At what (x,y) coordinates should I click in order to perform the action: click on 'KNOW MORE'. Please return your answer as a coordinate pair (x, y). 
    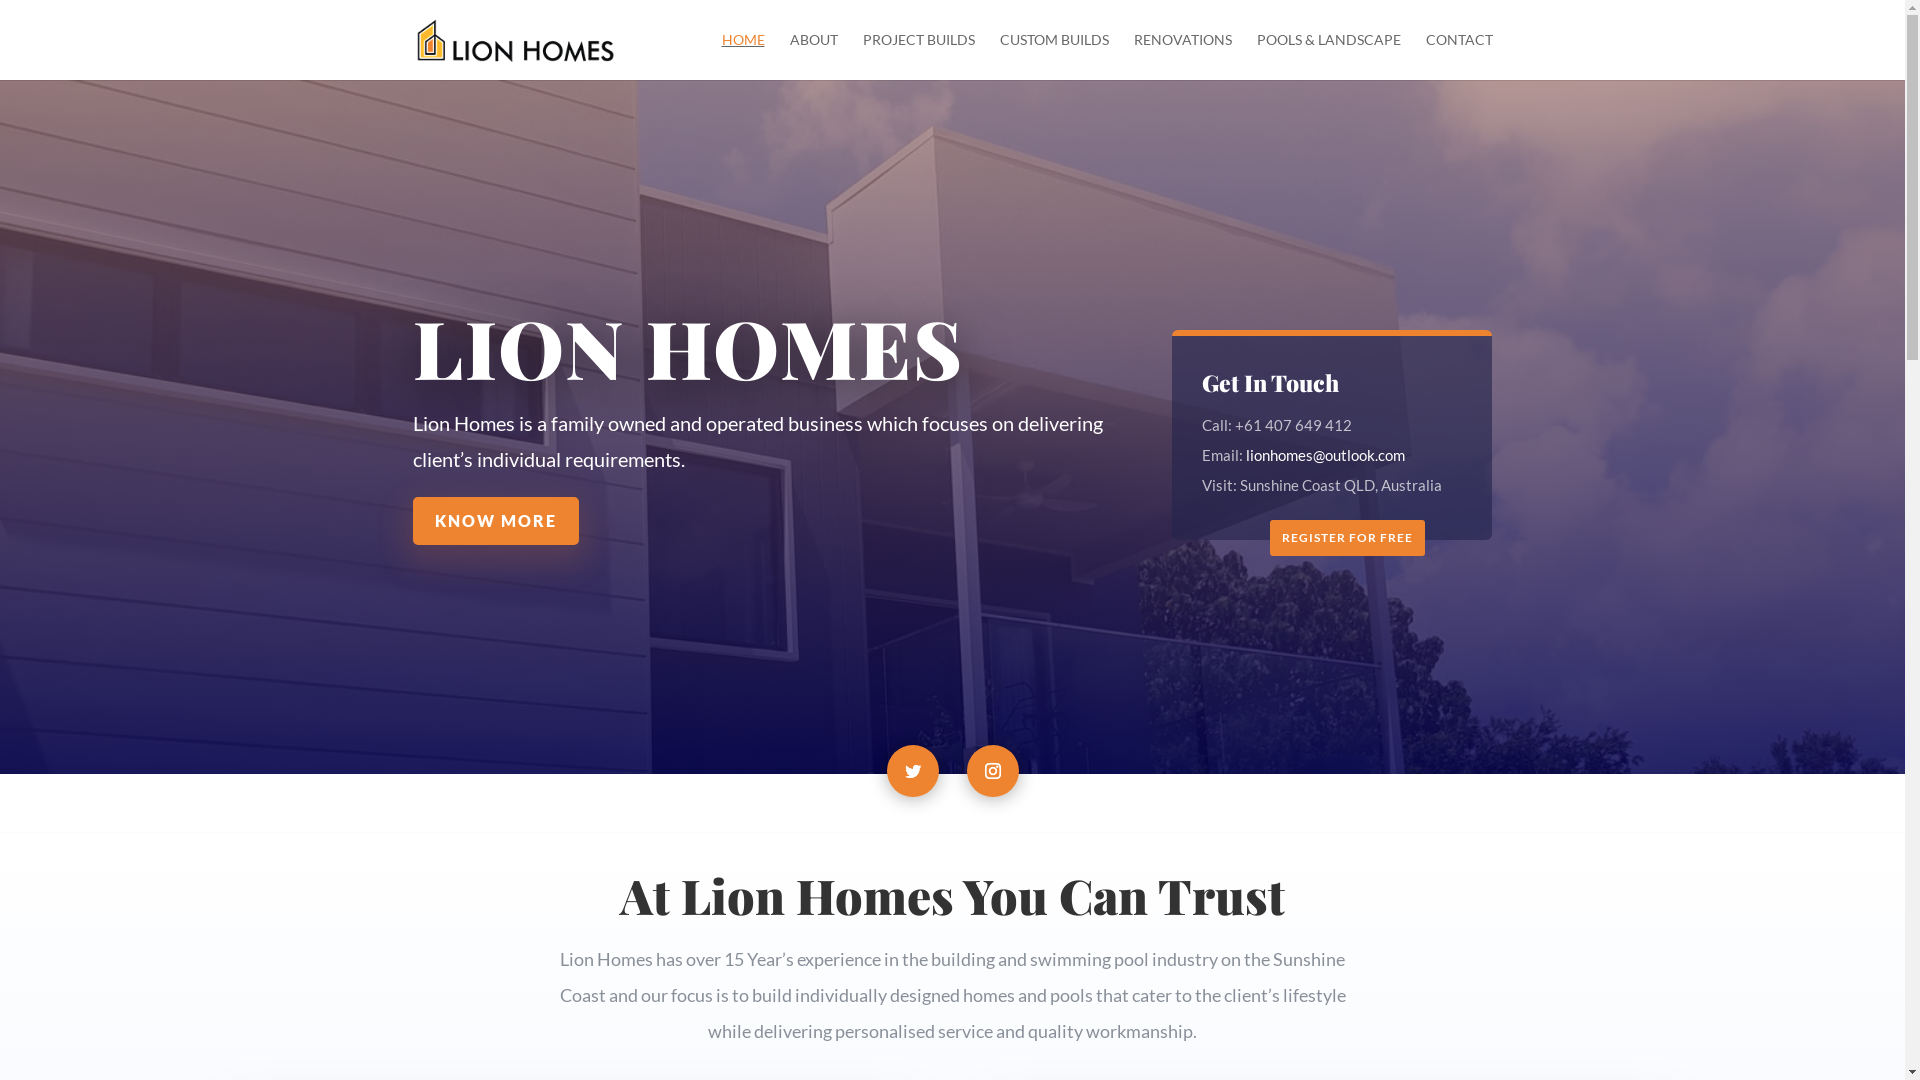
    Looking at the image, I should click on (411, 519).